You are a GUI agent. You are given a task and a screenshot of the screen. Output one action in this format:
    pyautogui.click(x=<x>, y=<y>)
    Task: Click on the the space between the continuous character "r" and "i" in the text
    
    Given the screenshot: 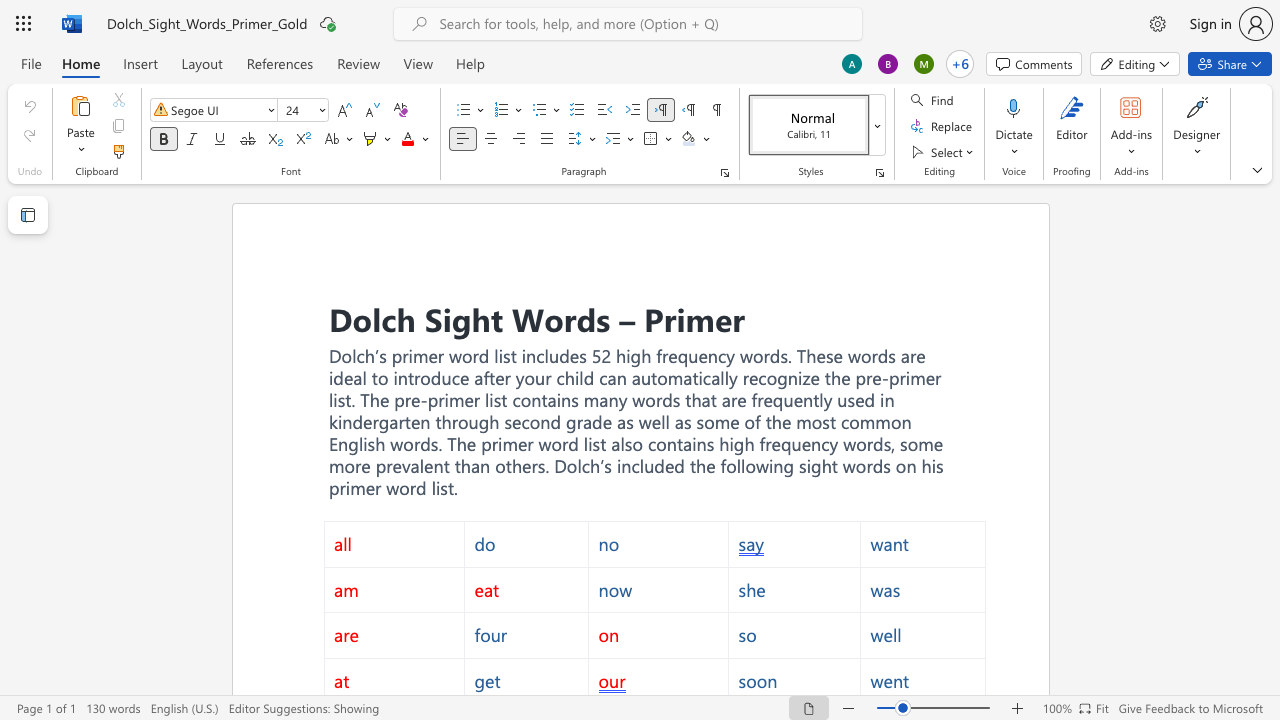 What is the action you would take?
    pyautogui.click(x=675, y=317)
    